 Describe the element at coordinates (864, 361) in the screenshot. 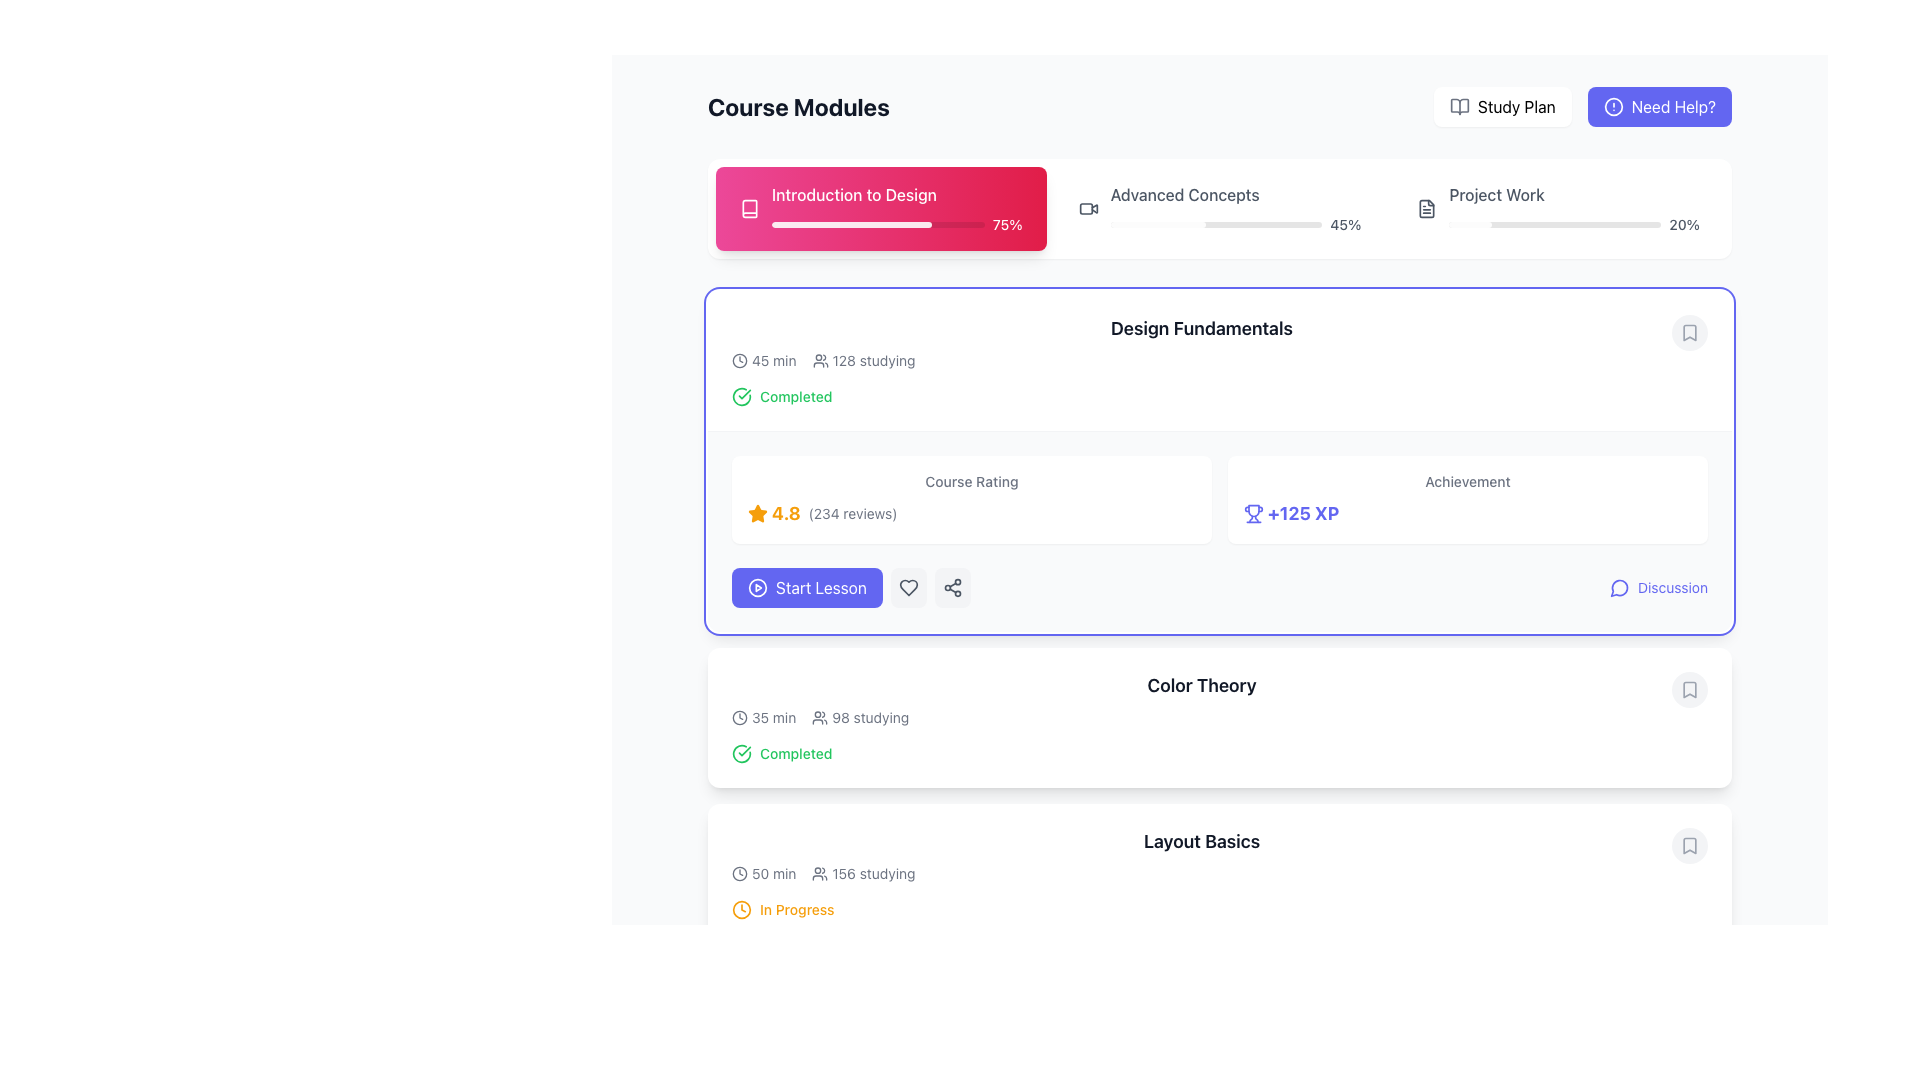

I see `the static label with the icon that displays the number '128', indicating user engagement metrics, positioned to the right of the '45 min' text within the 'Design Fundamentals' area` at that location.